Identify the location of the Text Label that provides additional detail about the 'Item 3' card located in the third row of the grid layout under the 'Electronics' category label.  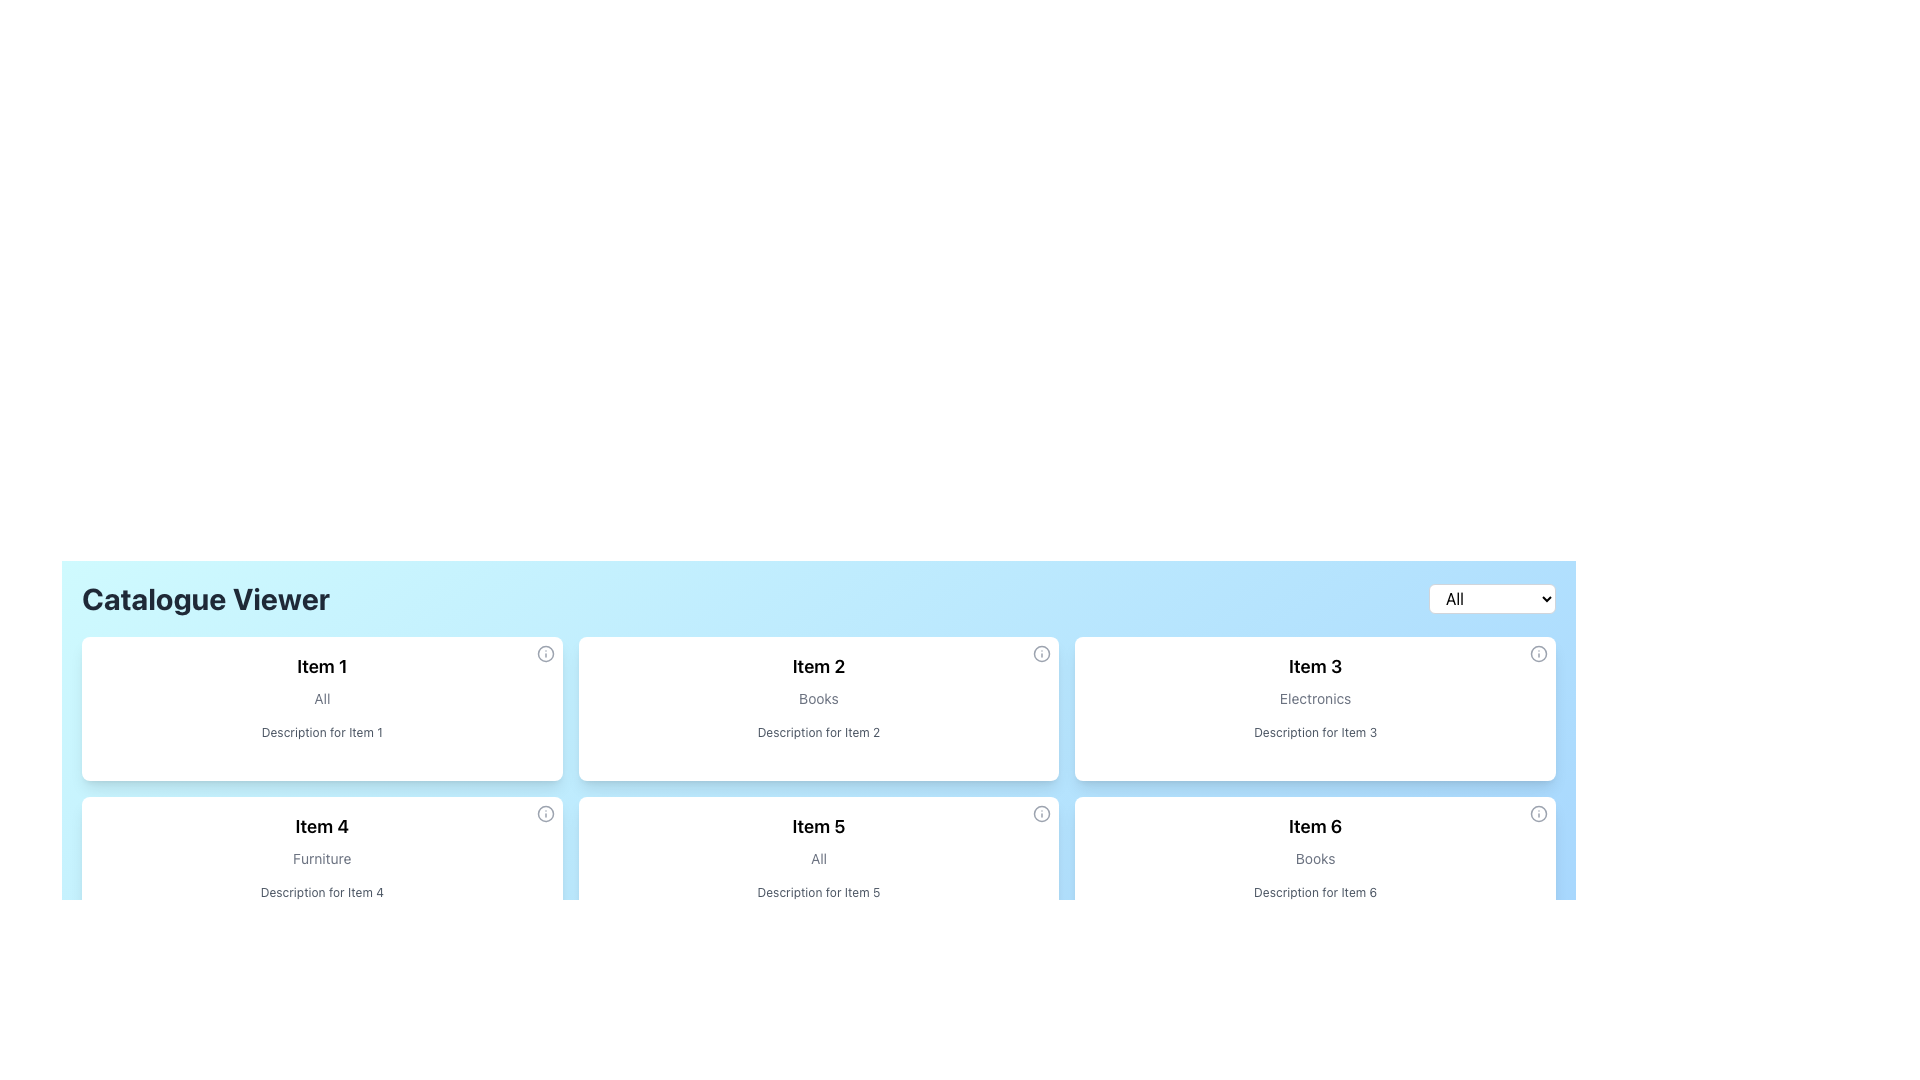
(1315, 732).